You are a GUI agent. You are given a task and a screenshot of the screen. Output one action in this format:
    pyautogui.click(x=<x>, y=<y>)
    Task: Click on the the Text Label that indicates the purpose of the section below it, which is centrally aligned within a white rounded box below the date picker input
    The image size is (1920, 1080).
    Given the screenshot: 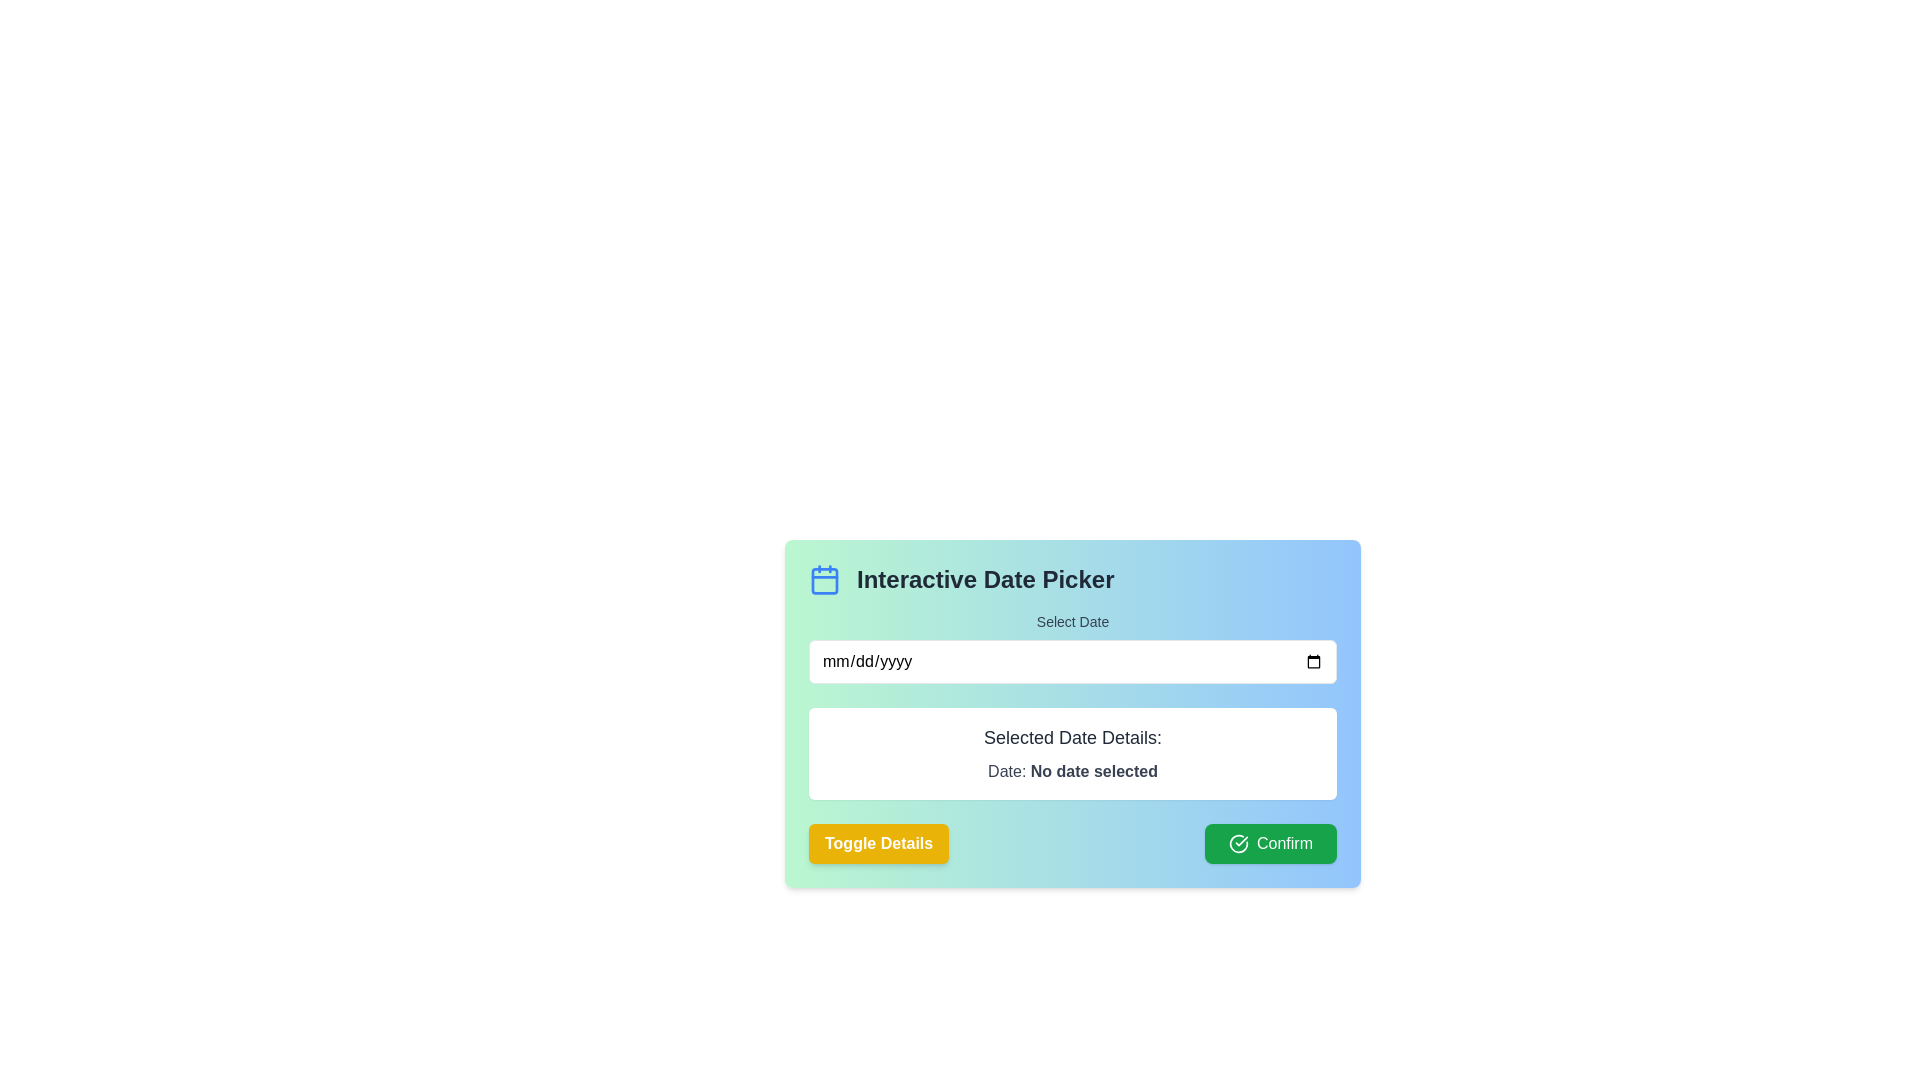 What is the action you would take?
    pyautogui.click(x=1072, y=737)
    